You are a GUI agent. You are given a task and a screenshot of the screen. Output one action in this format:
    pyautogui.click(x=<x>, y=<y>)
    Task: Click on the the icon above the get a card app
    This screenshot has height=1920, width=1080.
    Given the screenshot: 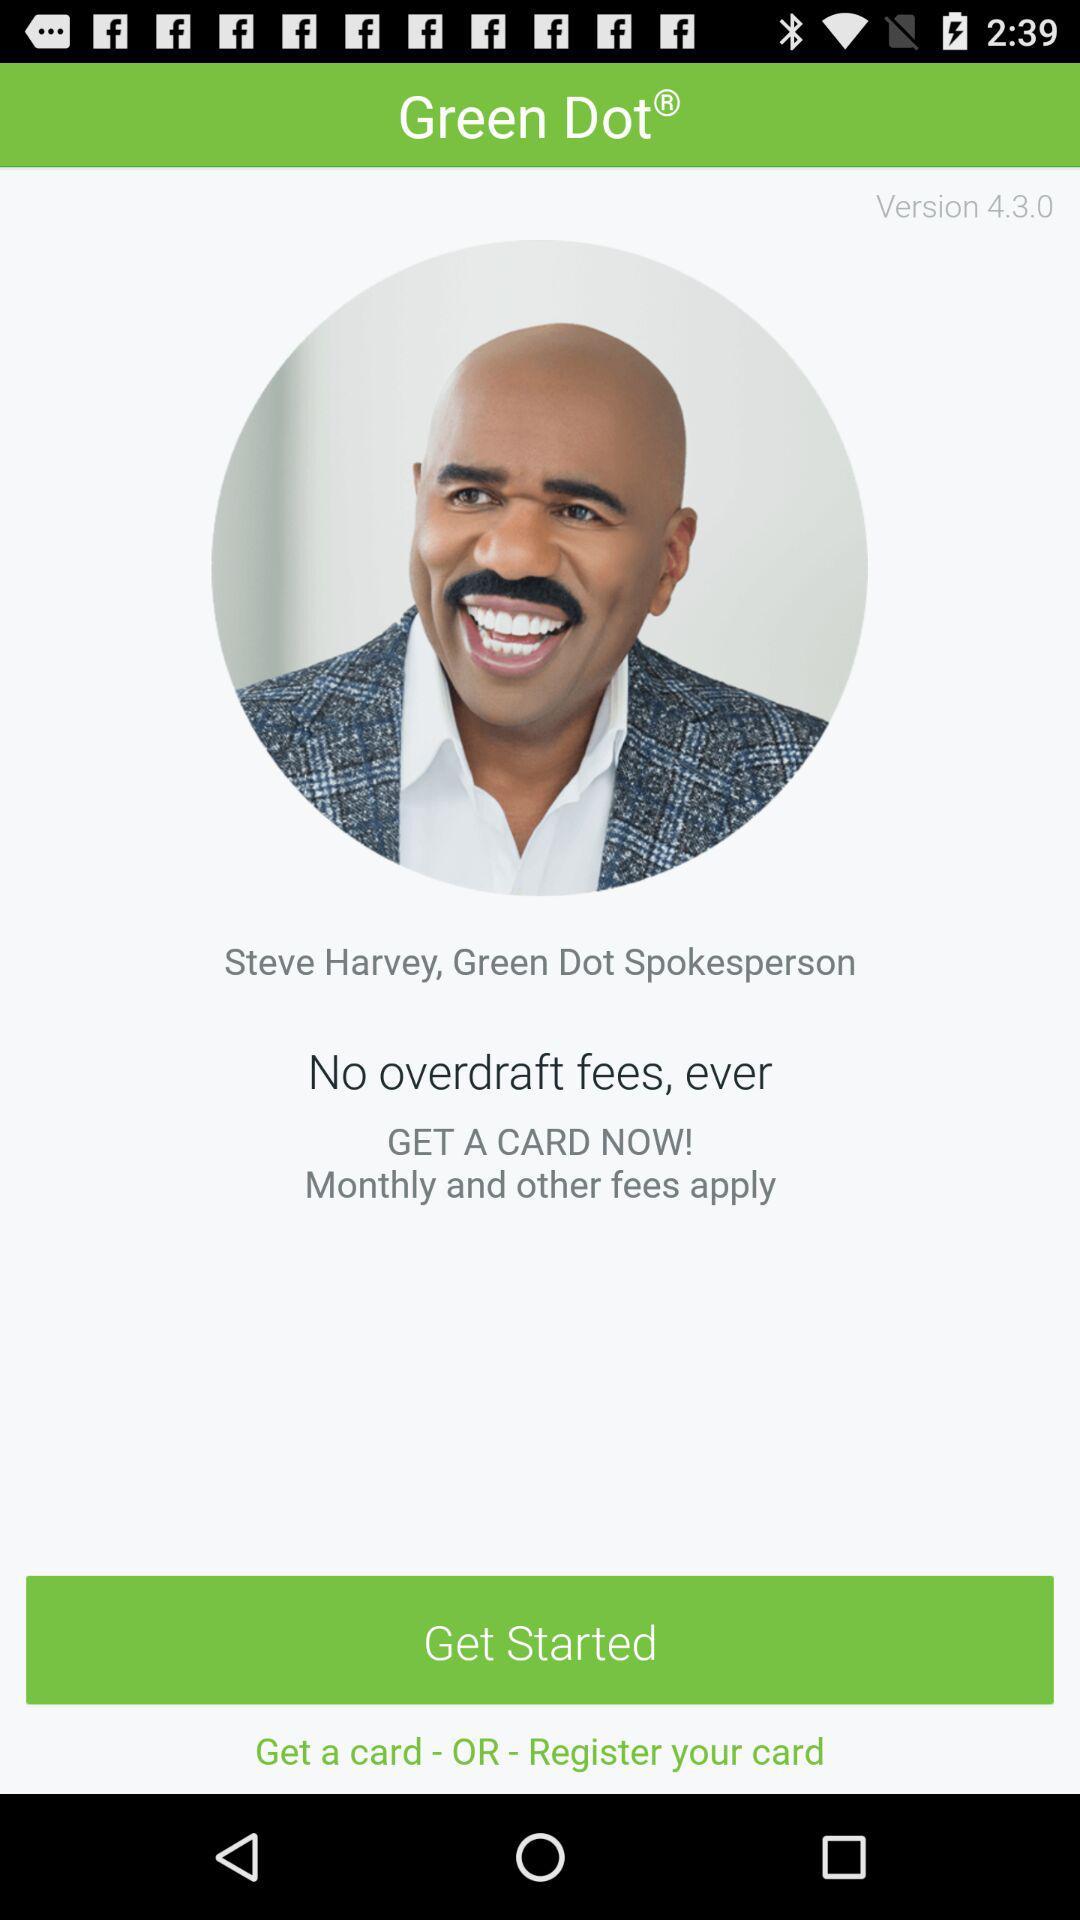 What is the action you would take?
    pyautogui.click(x=540, y=1641)
    